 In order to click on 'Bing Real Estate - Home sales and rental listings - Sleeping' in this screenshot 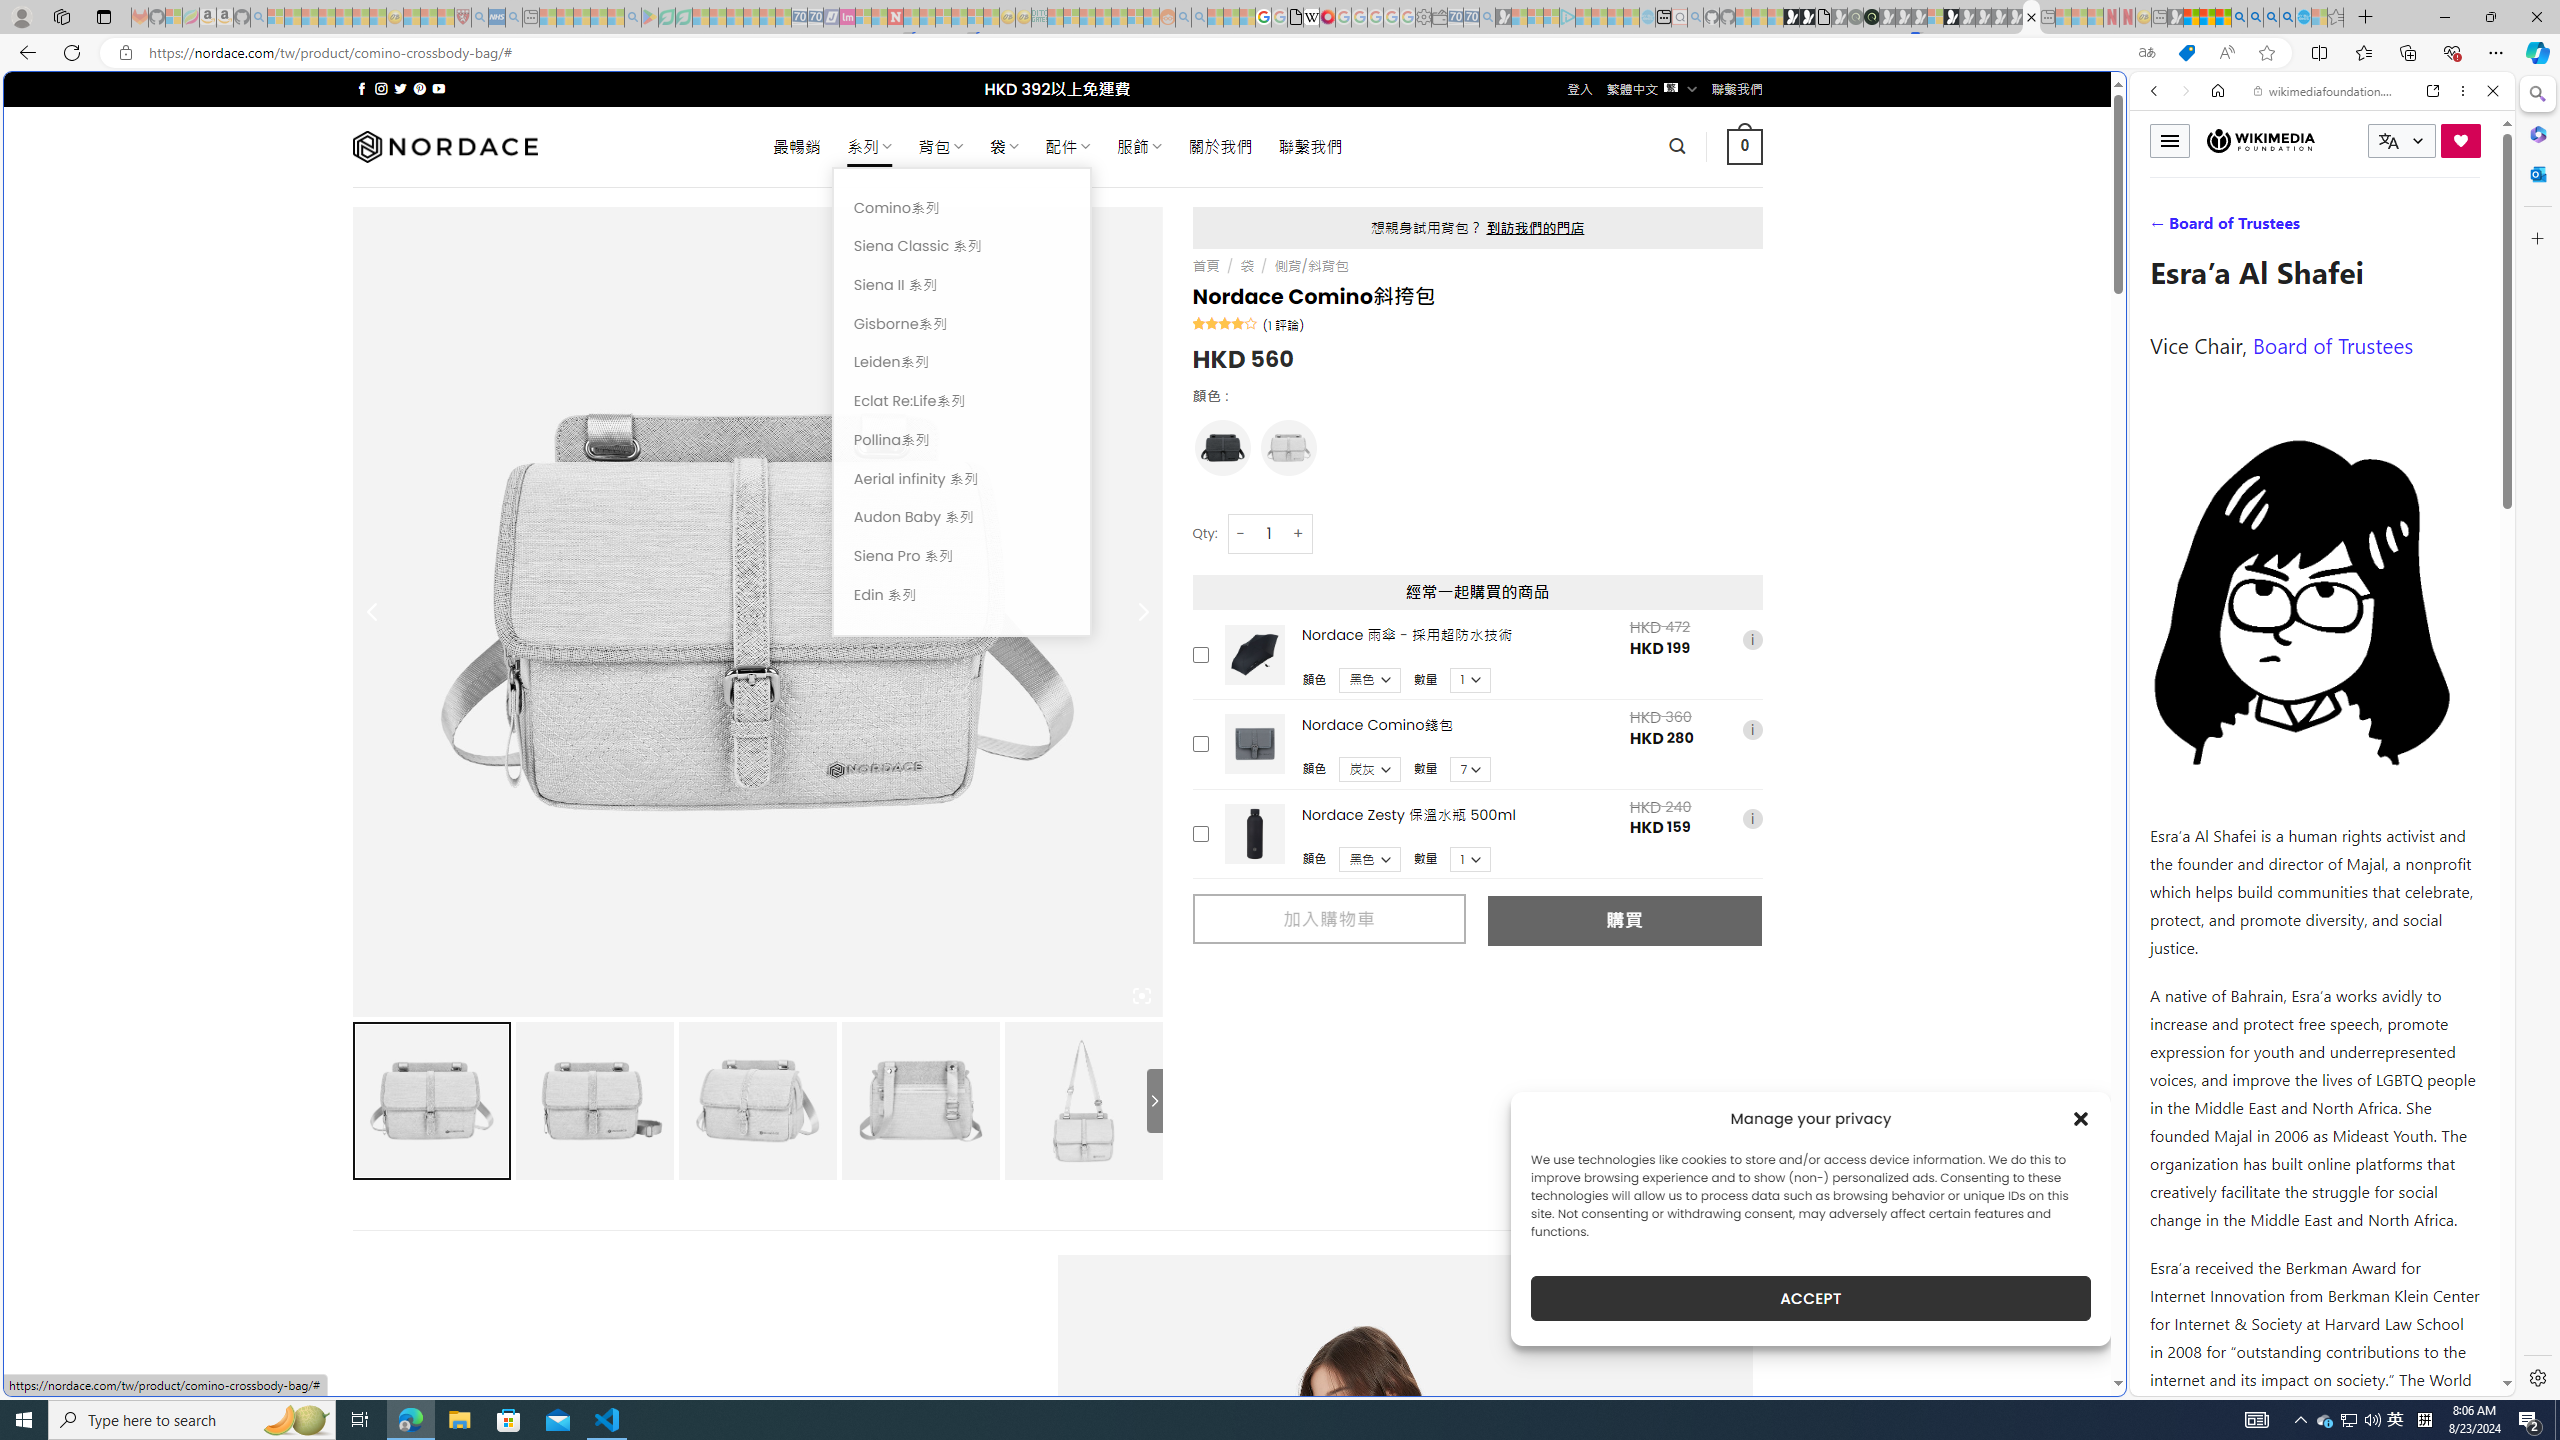, I will do `click(1487, 16)`.